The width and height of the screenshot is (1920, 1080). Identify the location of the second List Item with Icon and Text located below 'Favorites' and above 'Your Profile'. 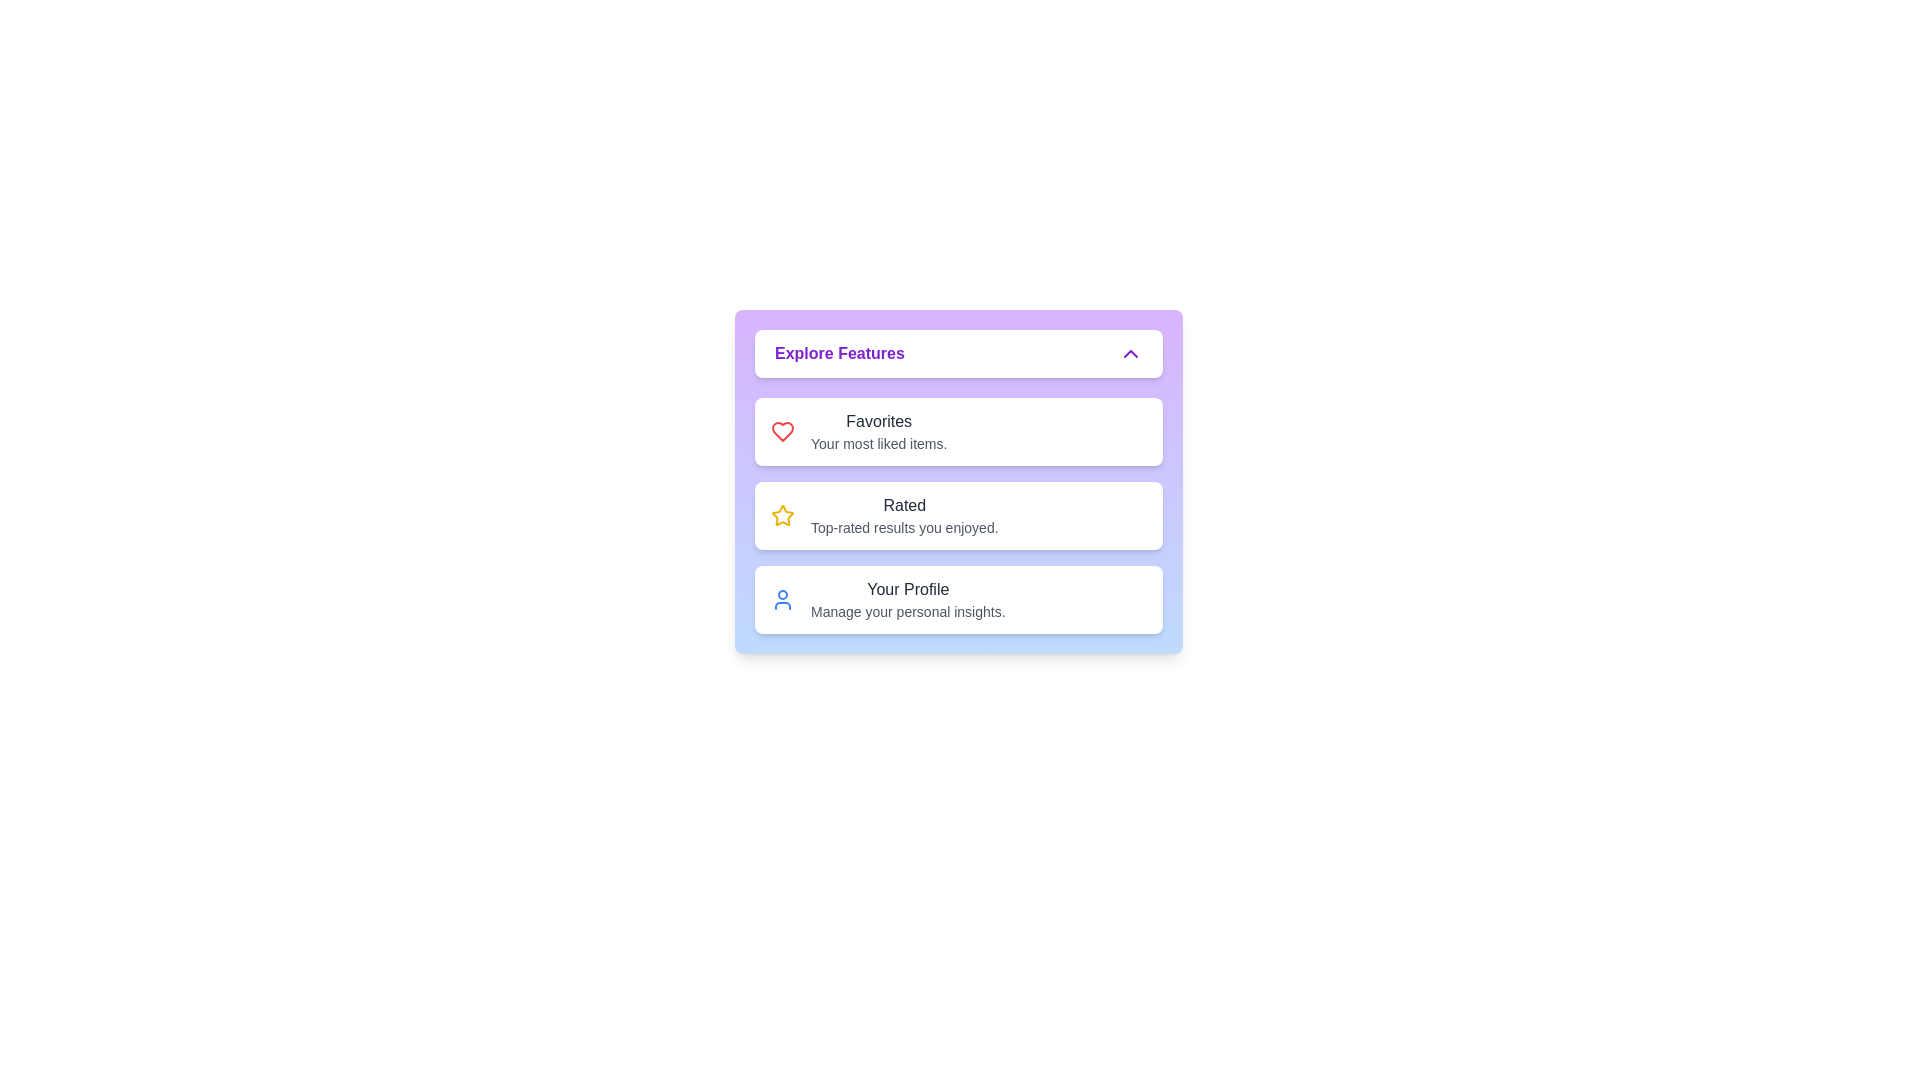
(958, 515).